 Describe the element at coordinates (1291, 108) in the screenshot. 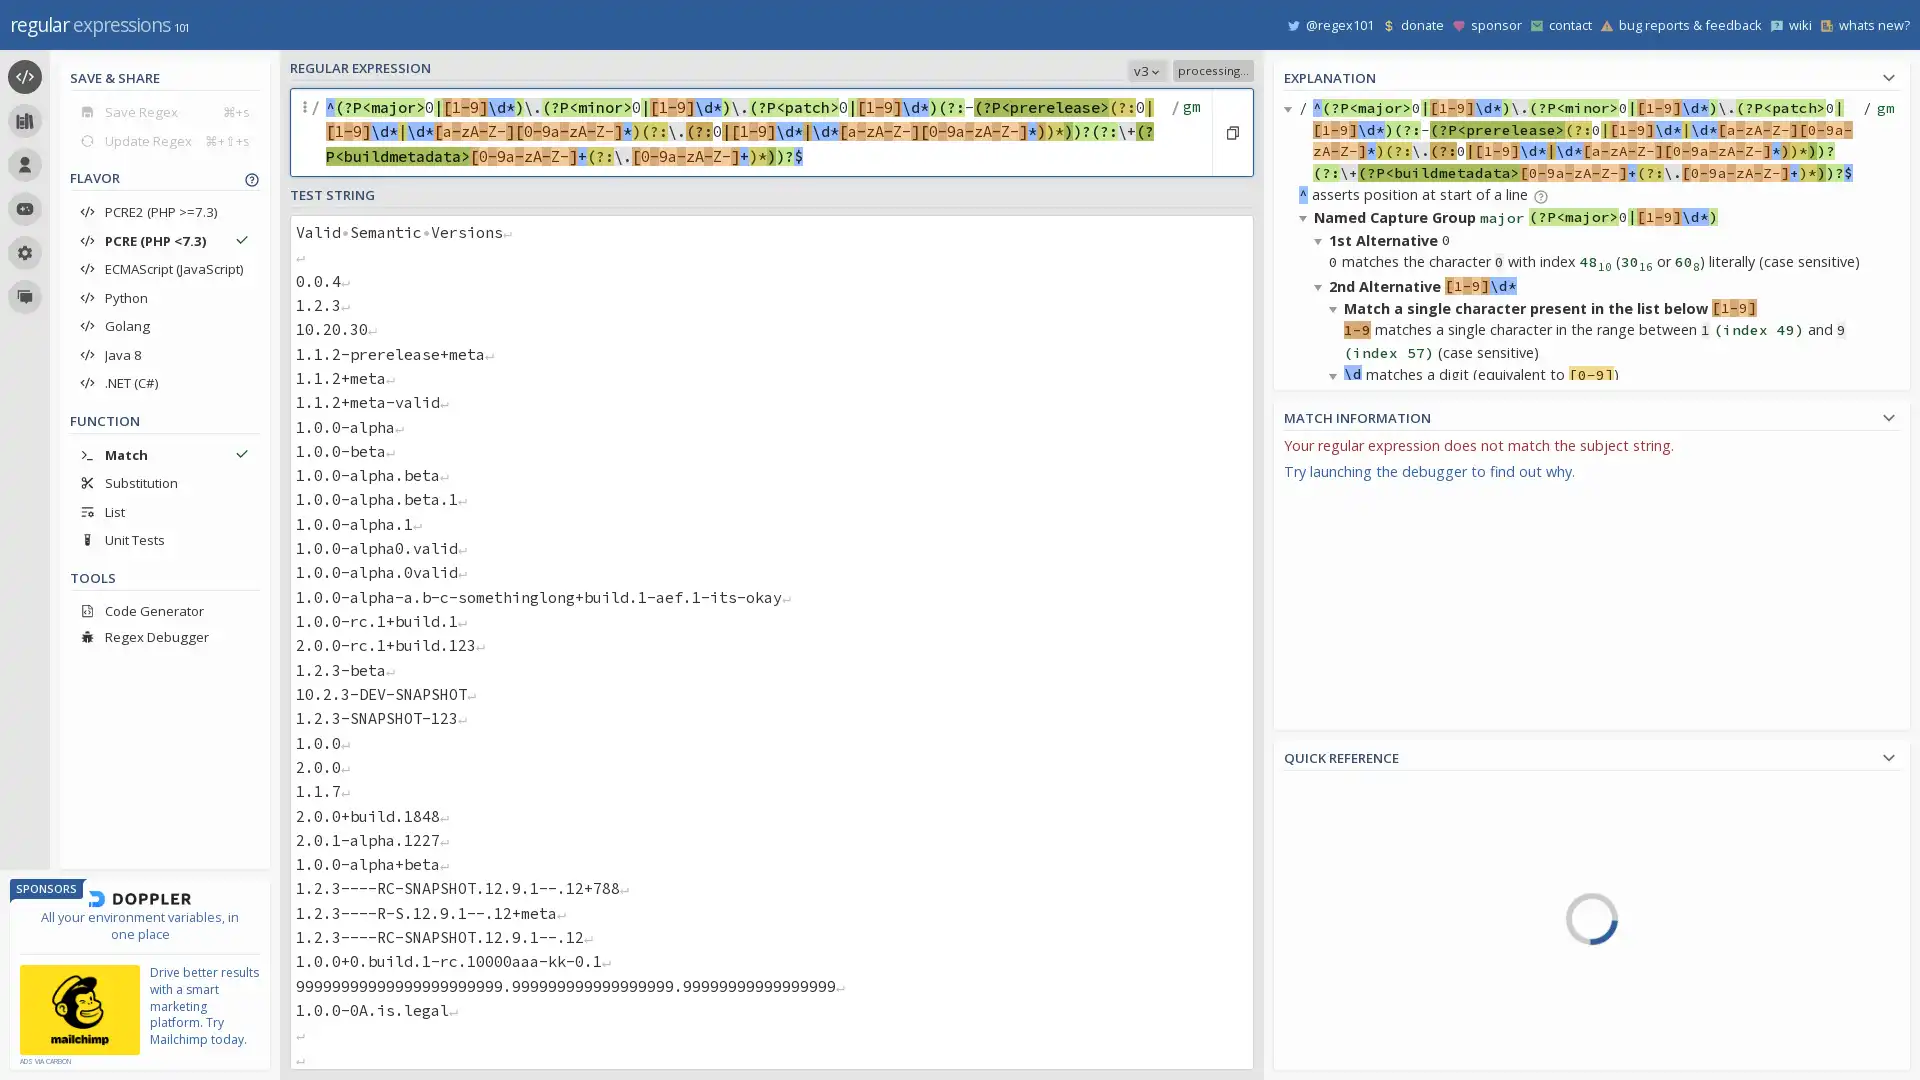

I see `Collapse Subtree` at that location.